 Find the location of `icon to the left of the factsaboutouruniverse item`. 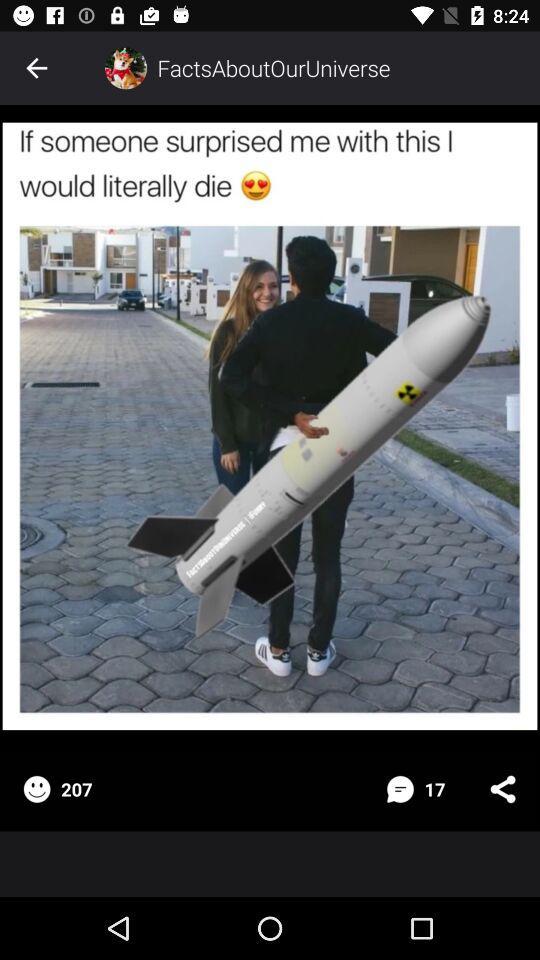

icon to the left of the factsaboutouruniverse item is located at coordinates (125, 68).